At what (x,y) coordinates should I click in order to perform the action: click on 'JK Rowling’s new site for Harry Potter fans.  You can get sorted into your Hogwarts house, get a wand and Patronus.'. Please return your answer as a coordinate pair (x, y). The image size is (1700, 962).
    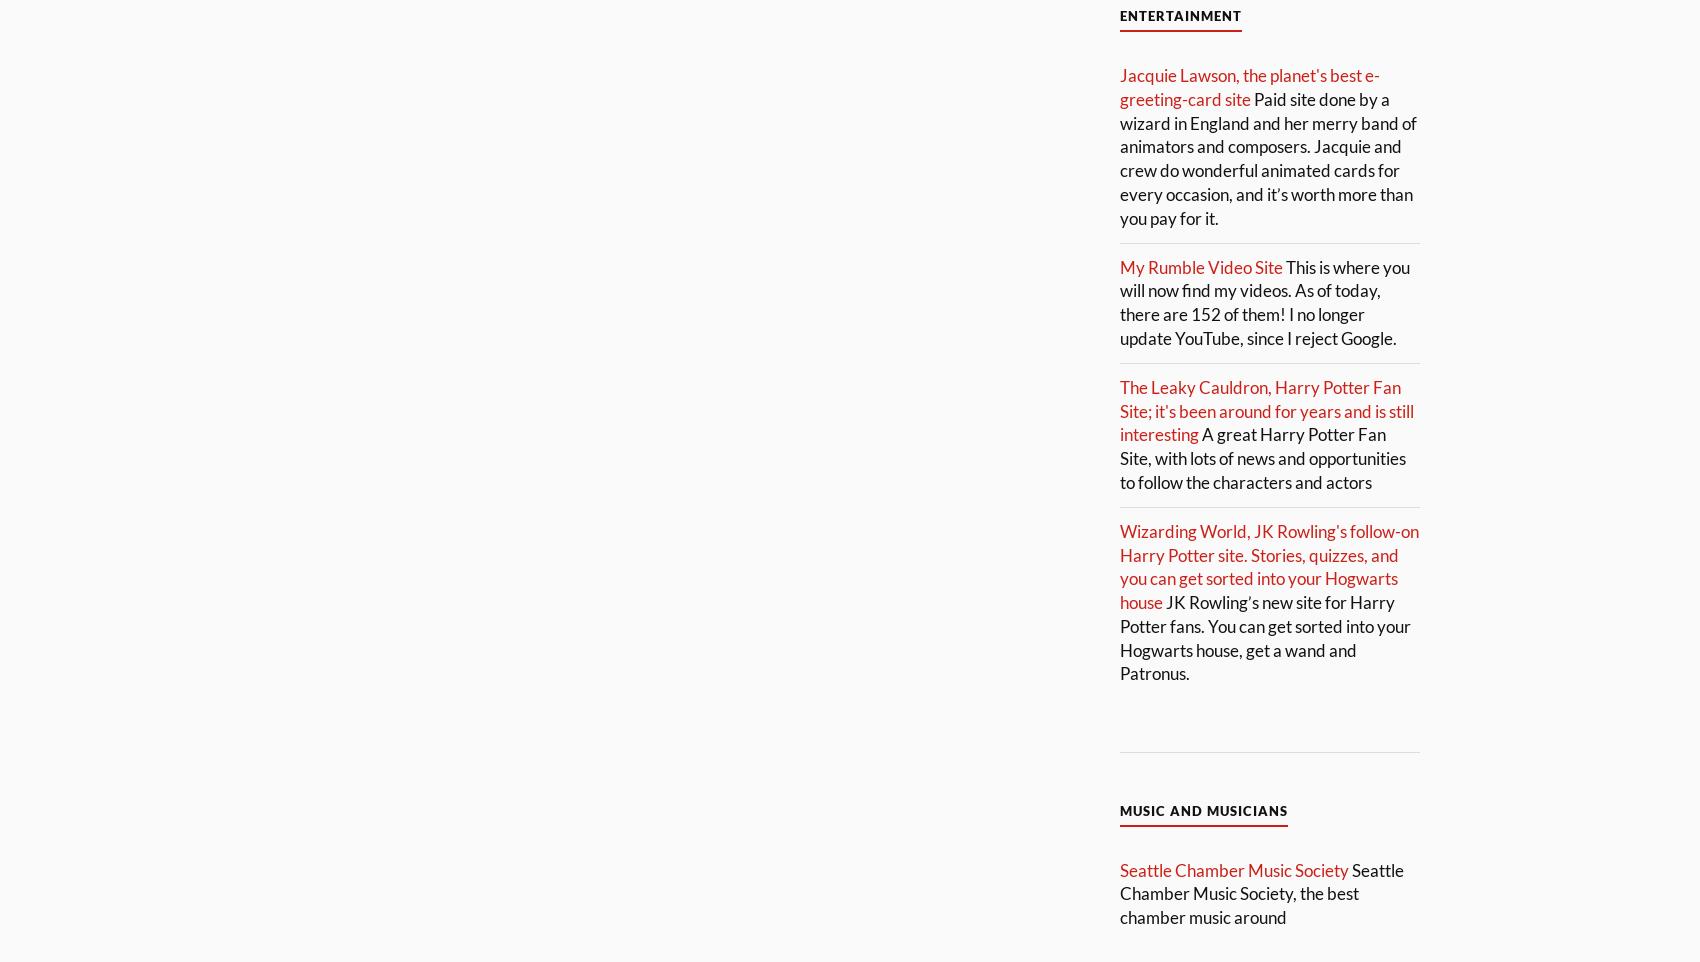
    Looking at the image, I should click on (1119, 637).